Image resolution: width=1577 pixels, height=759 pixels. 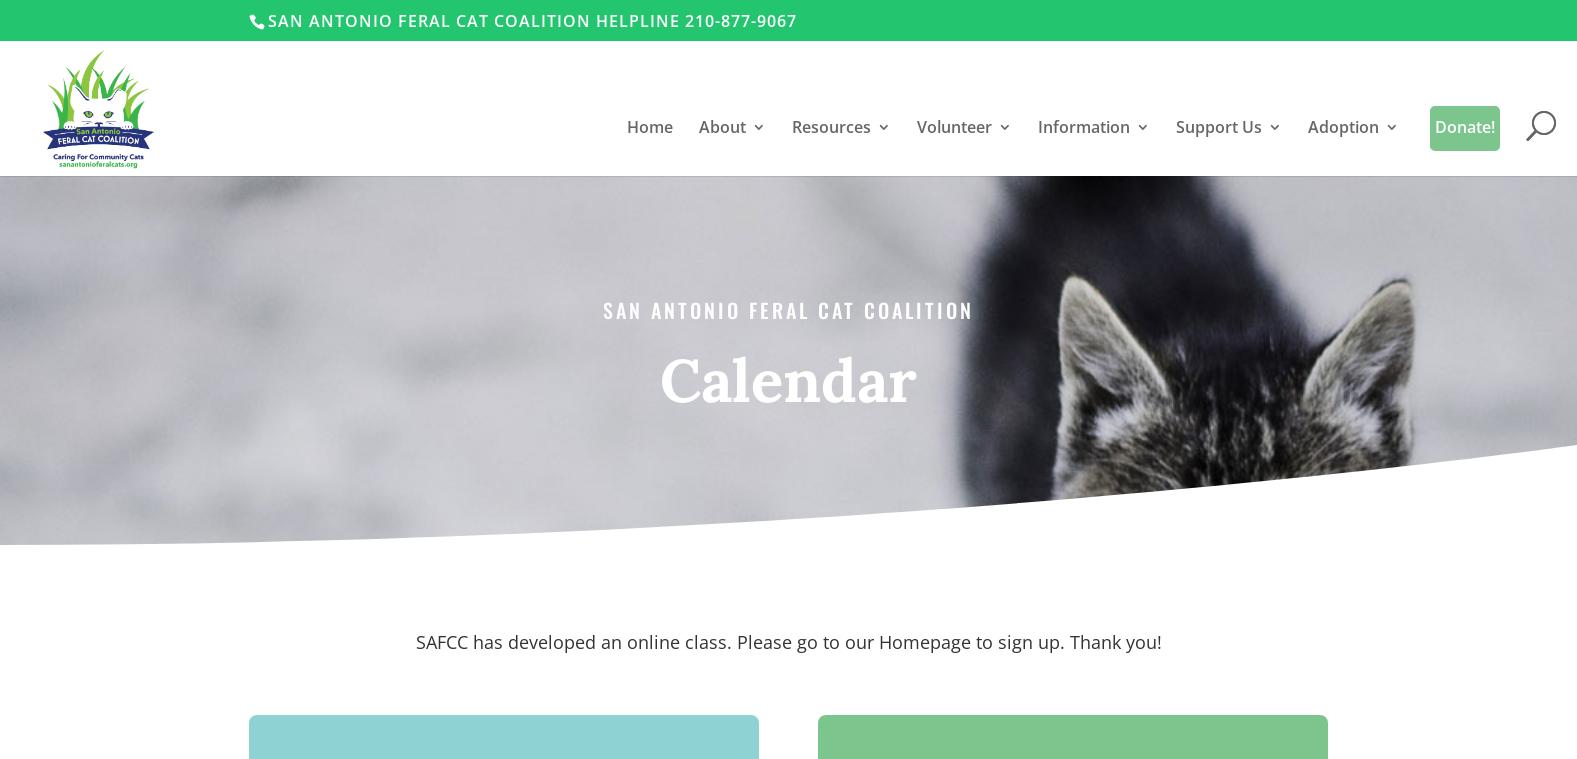 I want to click on 'Newsletter Archive', so click(x=1142, y=396).